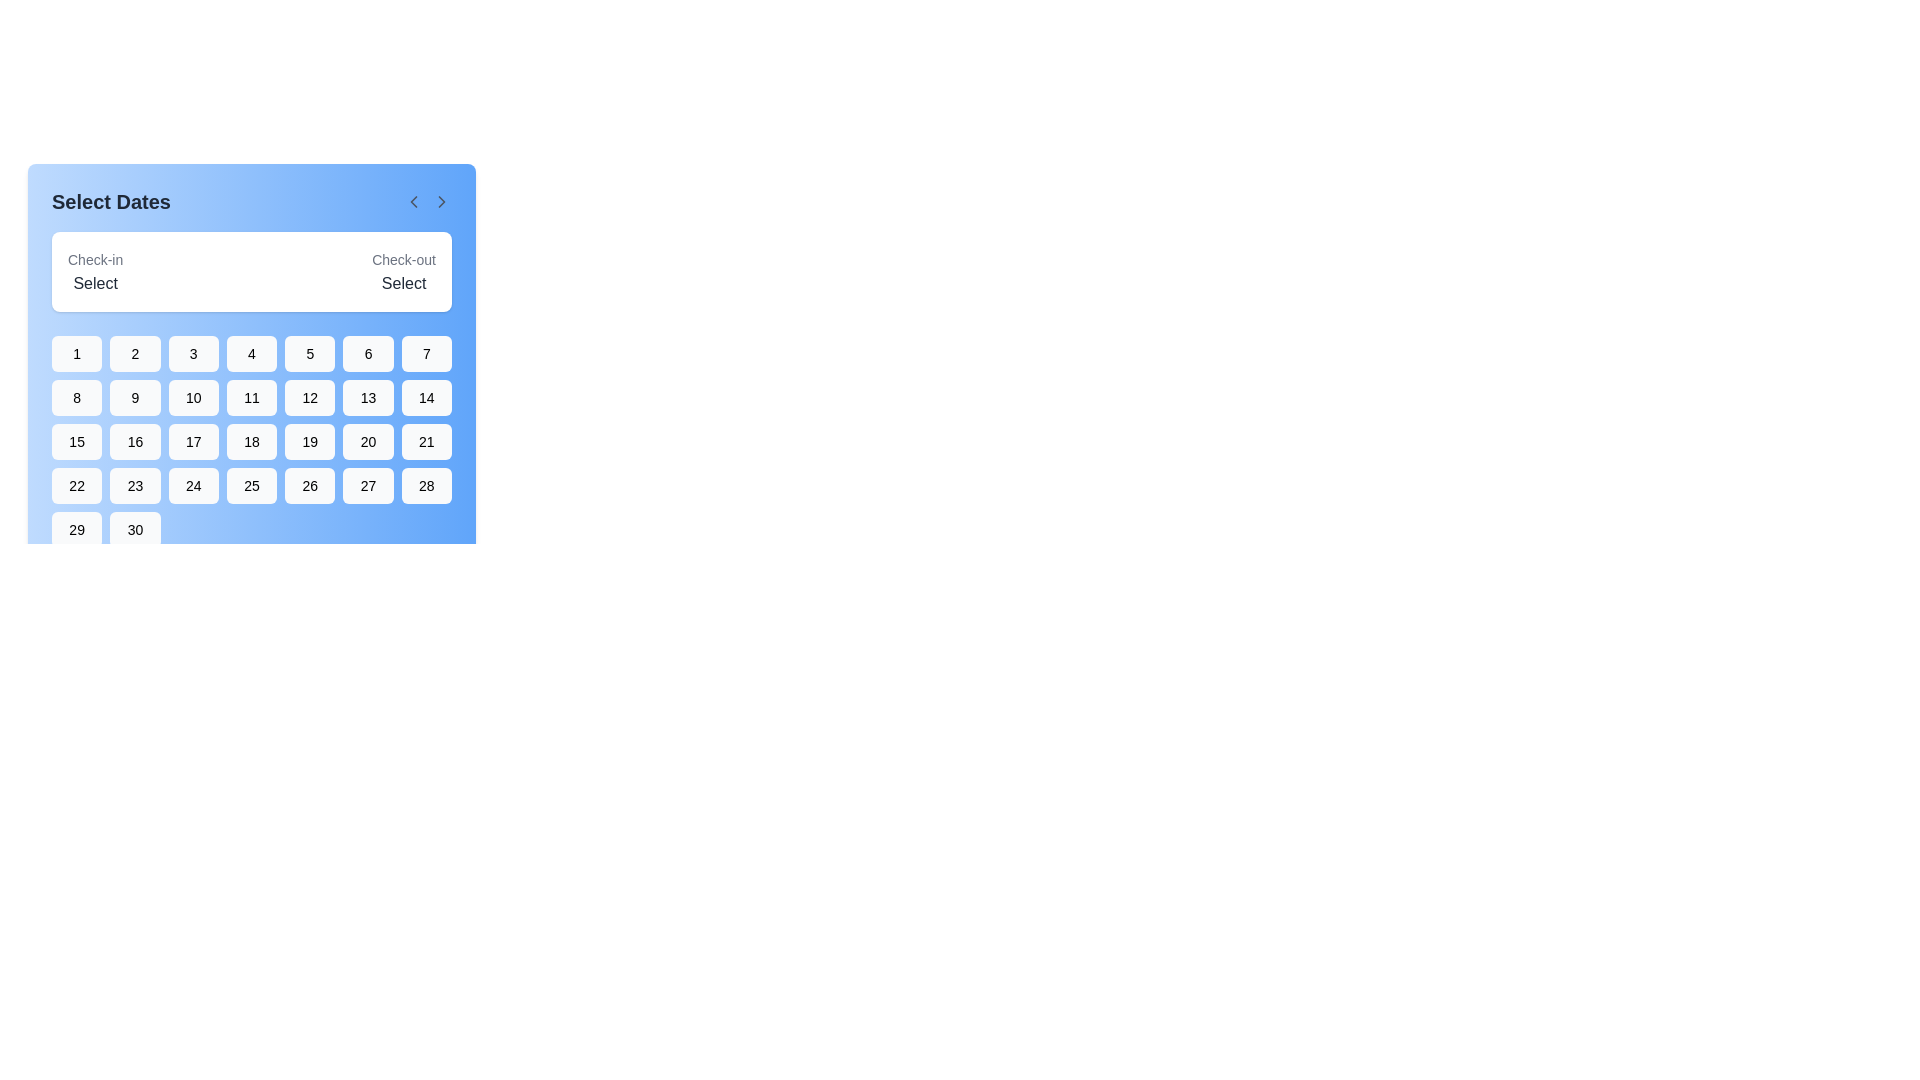  I want to click on the 'Select' text label, which is displayed in bold gray font on a white background and located under the 'Check-in' heading, so click(94, 284).